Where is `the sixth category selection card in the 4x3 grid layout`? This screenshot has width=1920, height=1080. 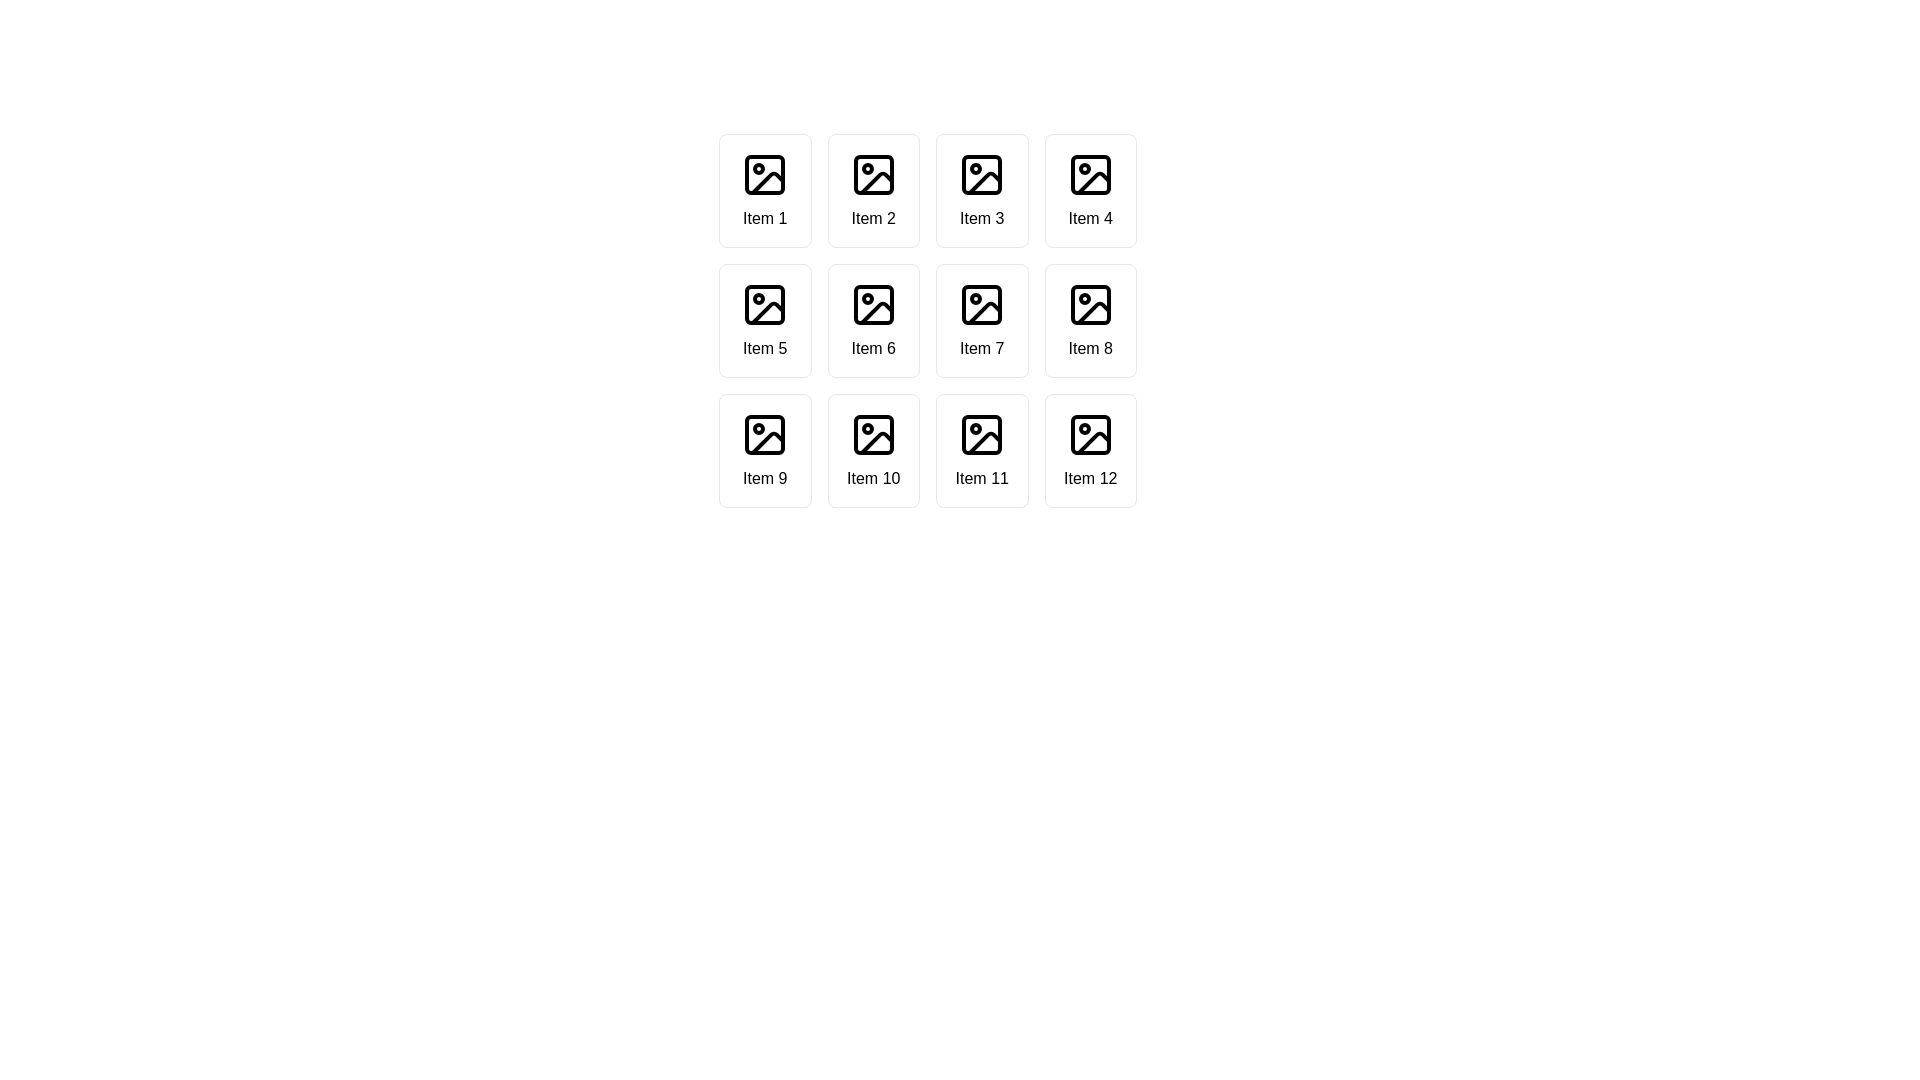 the sixth category selection card in the 4x3 grid layout is located at coordinates (873, 319).